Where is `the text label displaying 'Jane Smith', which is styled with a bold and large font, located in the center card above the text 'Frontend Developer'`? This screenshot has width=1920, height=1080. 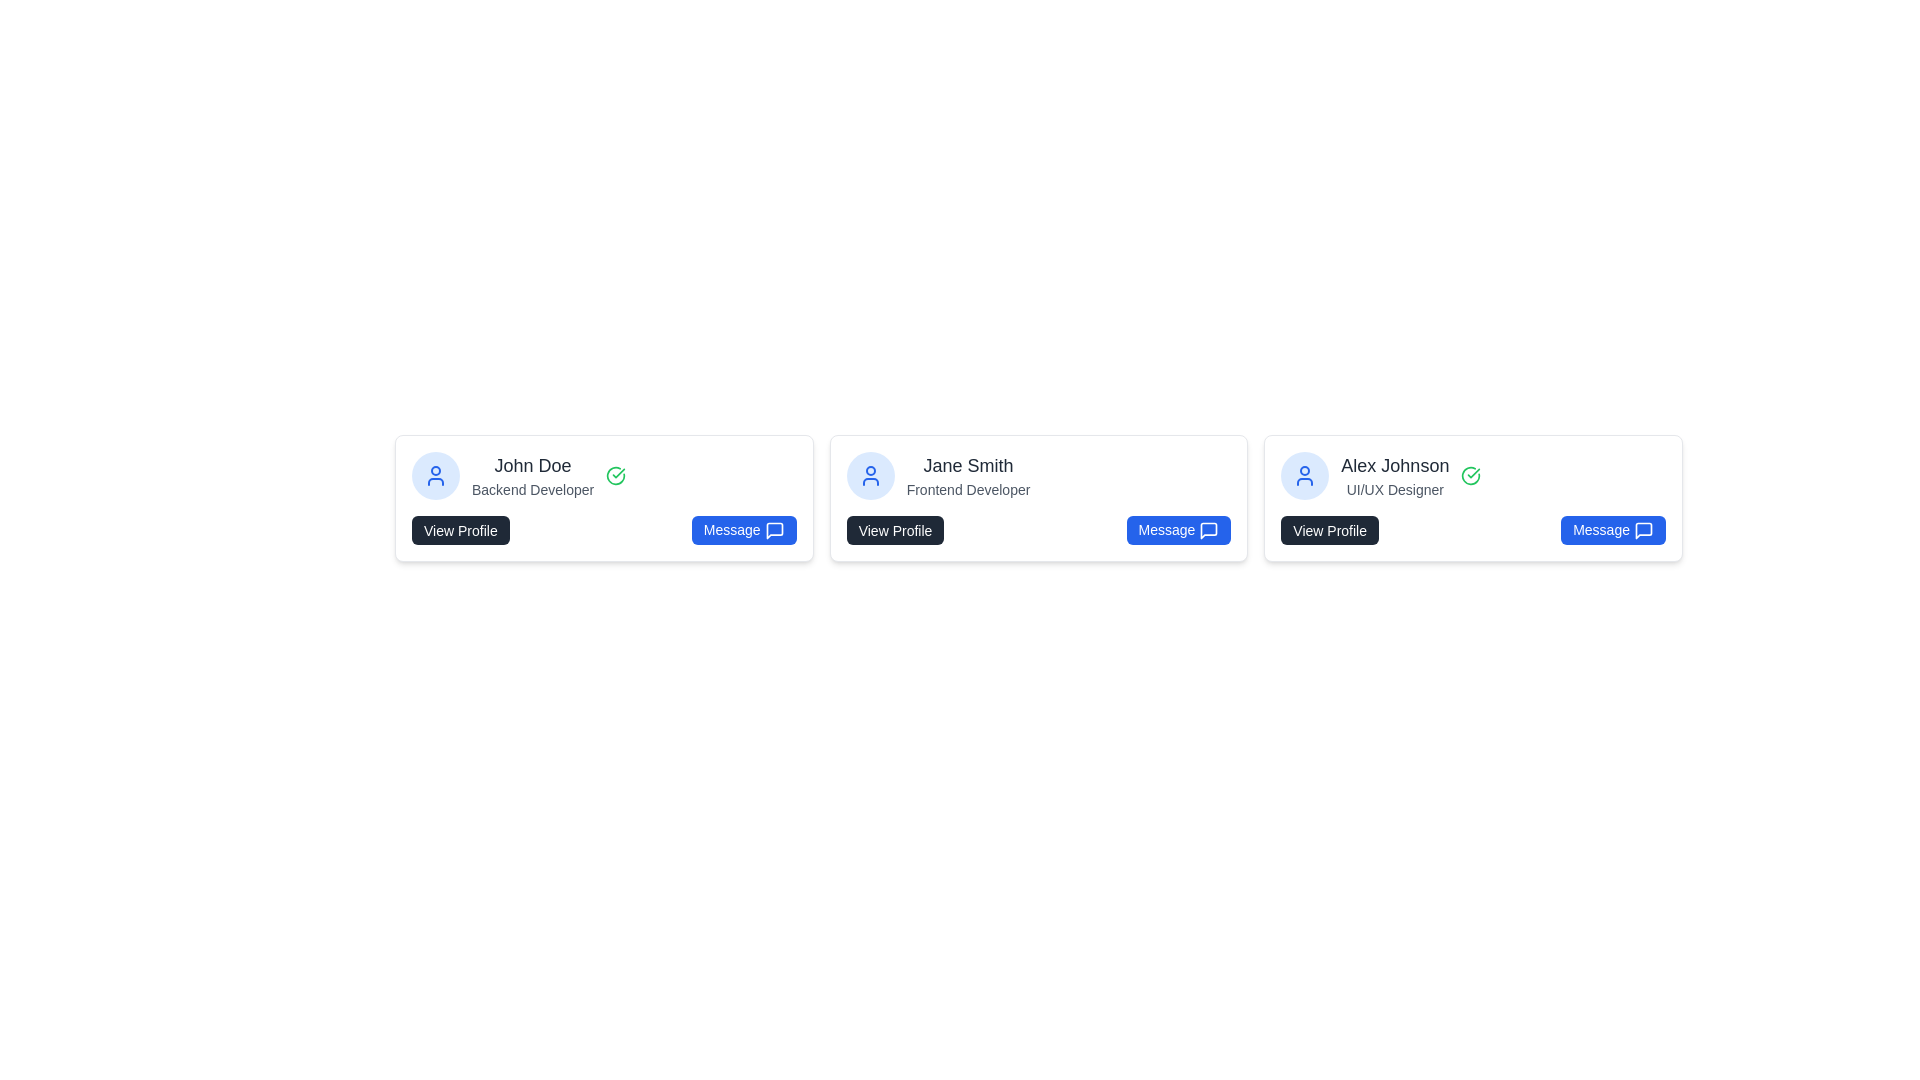
the text label displaying 'Jane Smith', which is styled with a bold and large font, located in the center card above the text 'Frontend Developer' is located at coordinates (968, 466).